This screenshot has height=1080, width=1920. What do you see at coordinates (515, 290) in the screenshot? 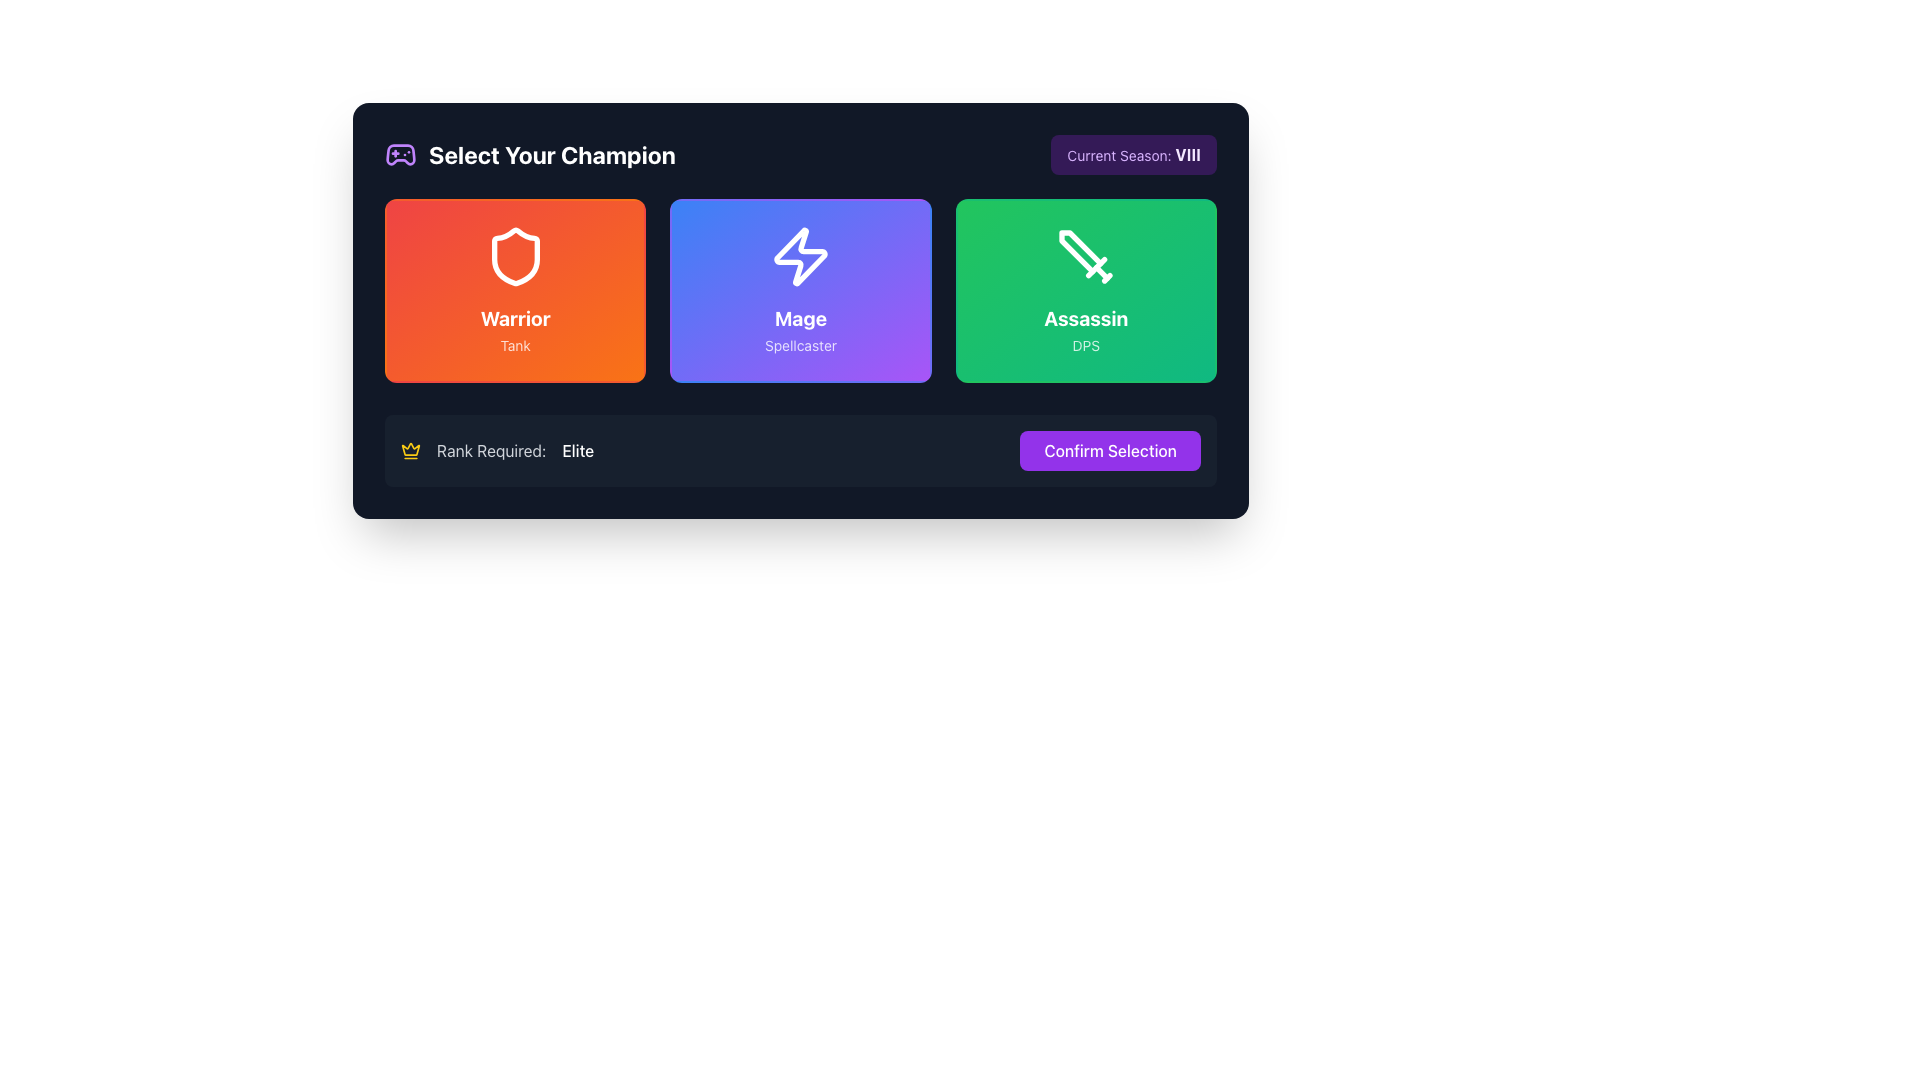
I see `the 'Warrior' character class card, specifically the leftmost card in a row of three` at bounding box center [515, 290].